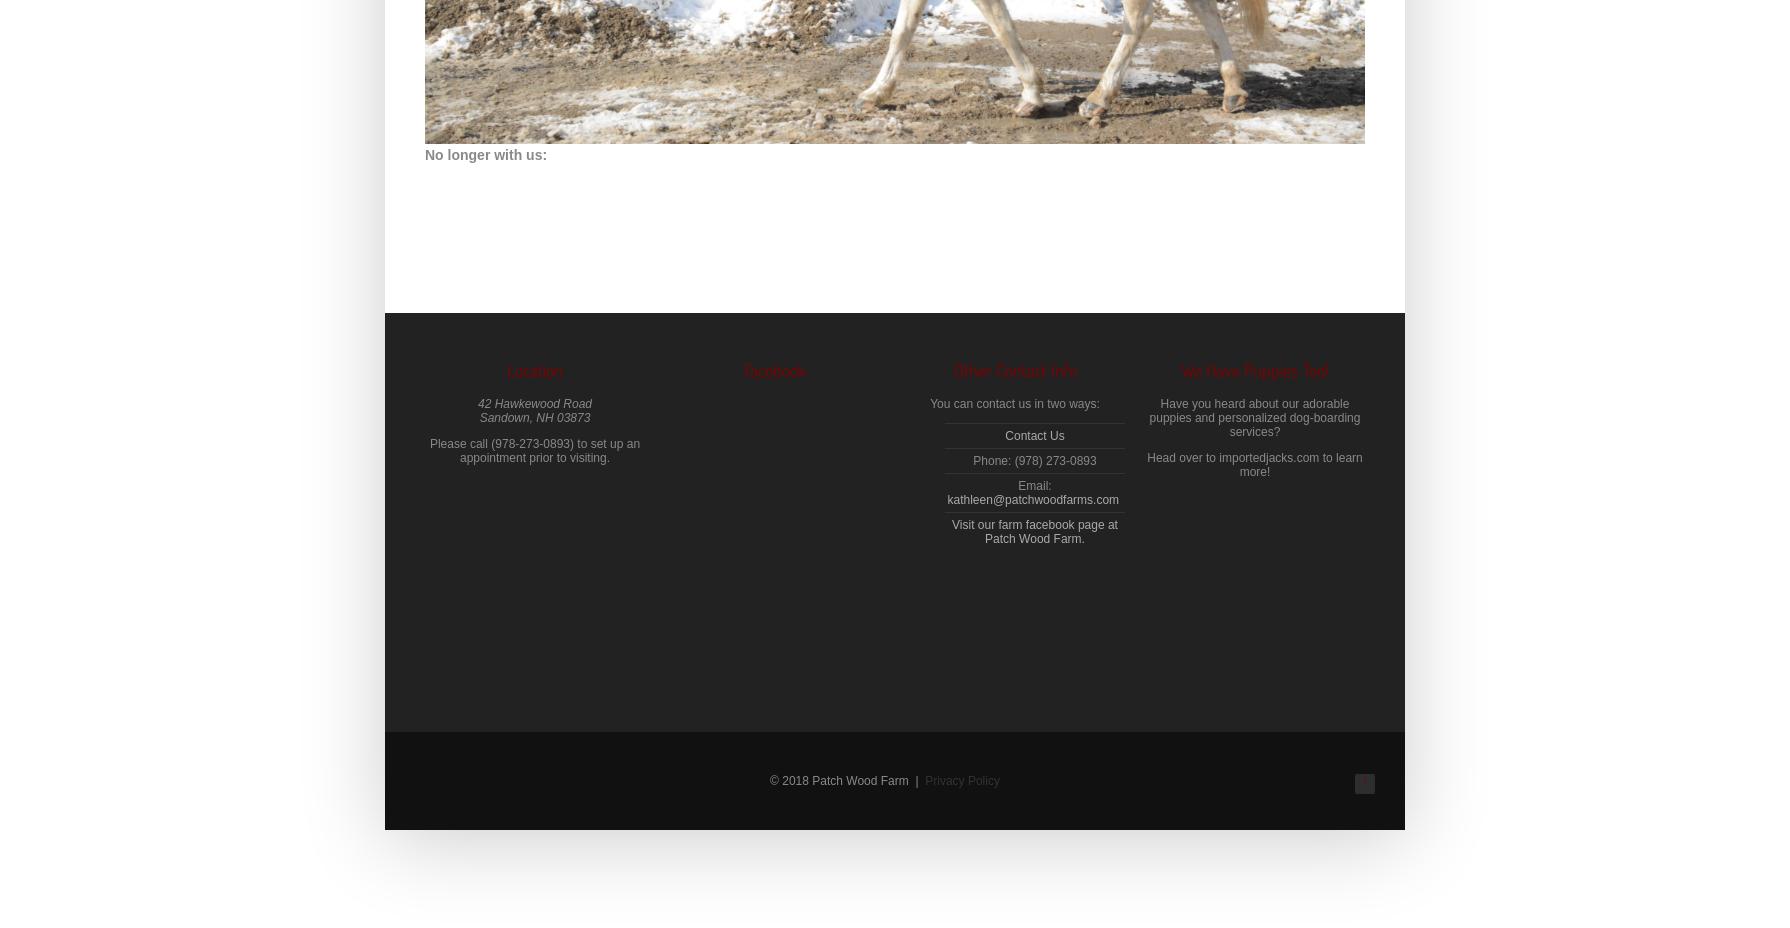  I want to click on 'Facebook', so click(774, 369).